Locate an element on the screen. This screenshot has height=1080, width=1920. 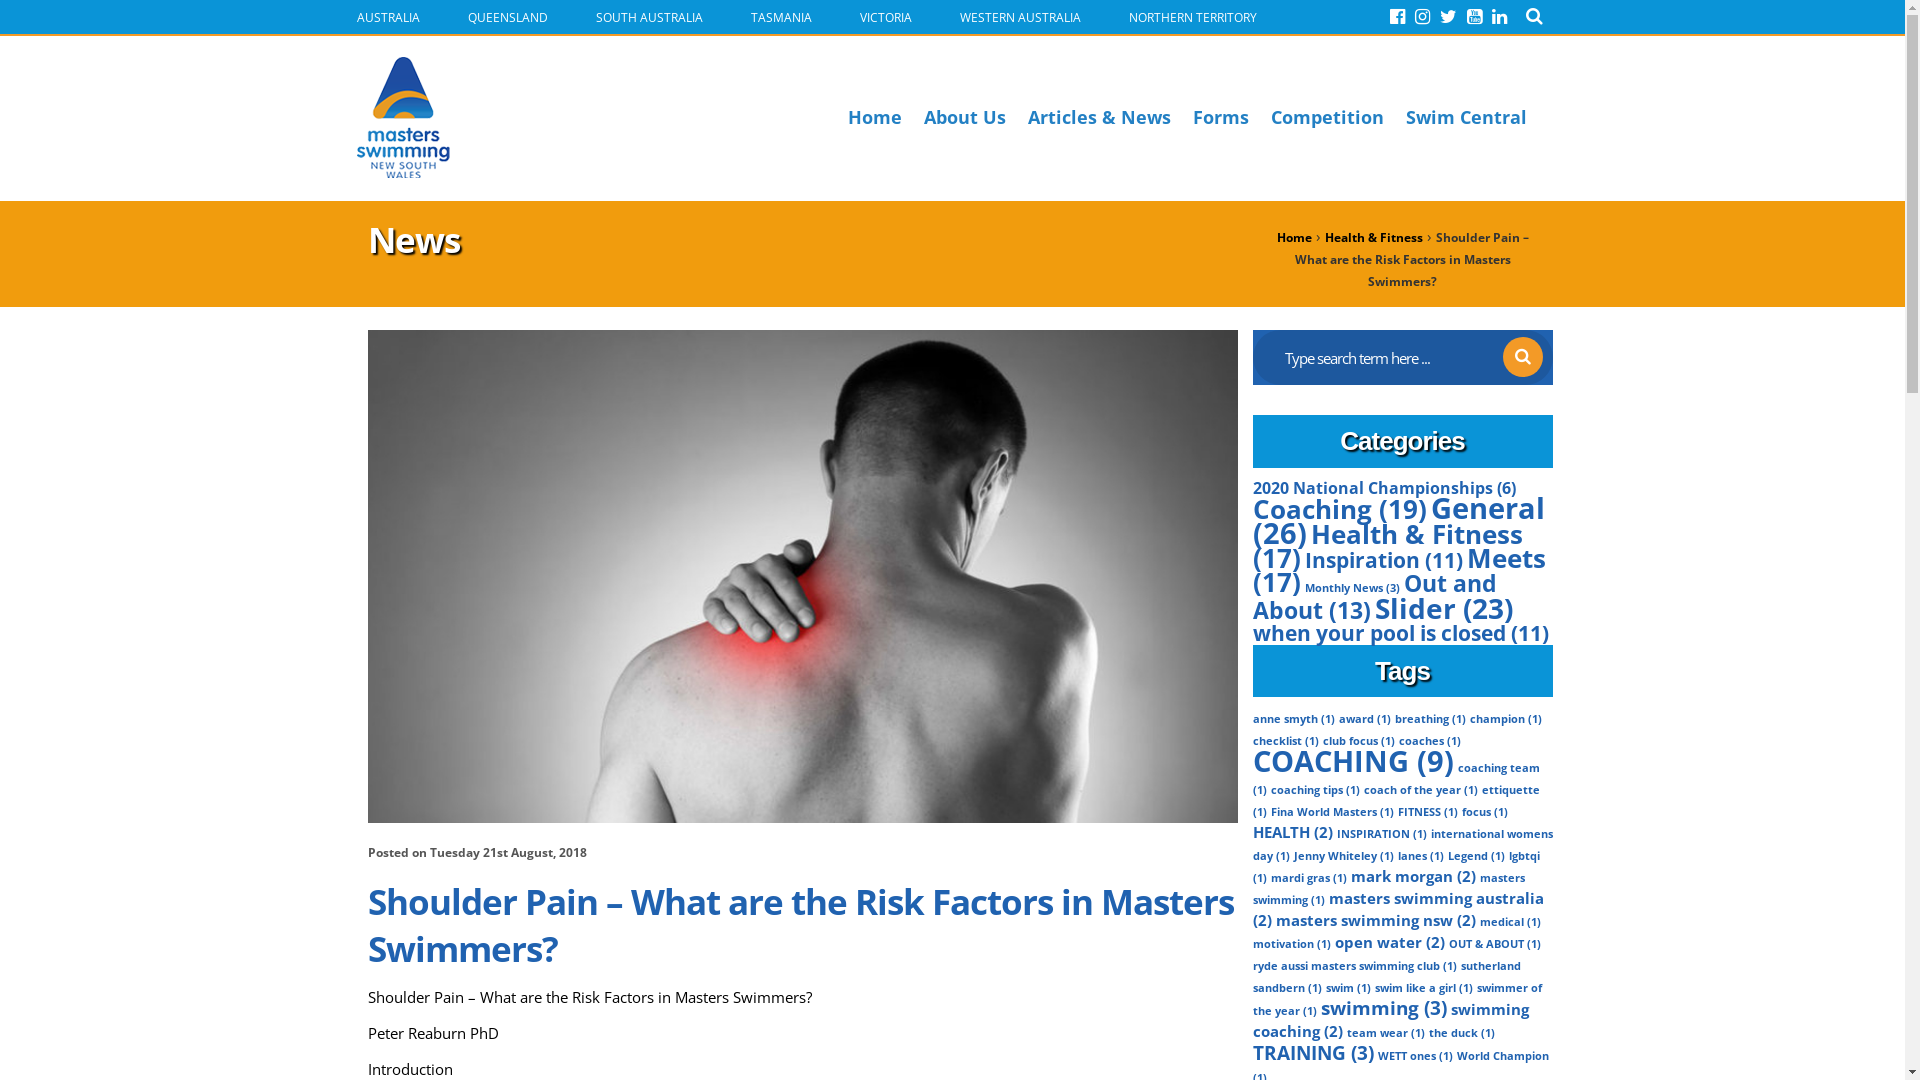
'masters swimming nsw (2)' is located at coordinates (1375, 920).